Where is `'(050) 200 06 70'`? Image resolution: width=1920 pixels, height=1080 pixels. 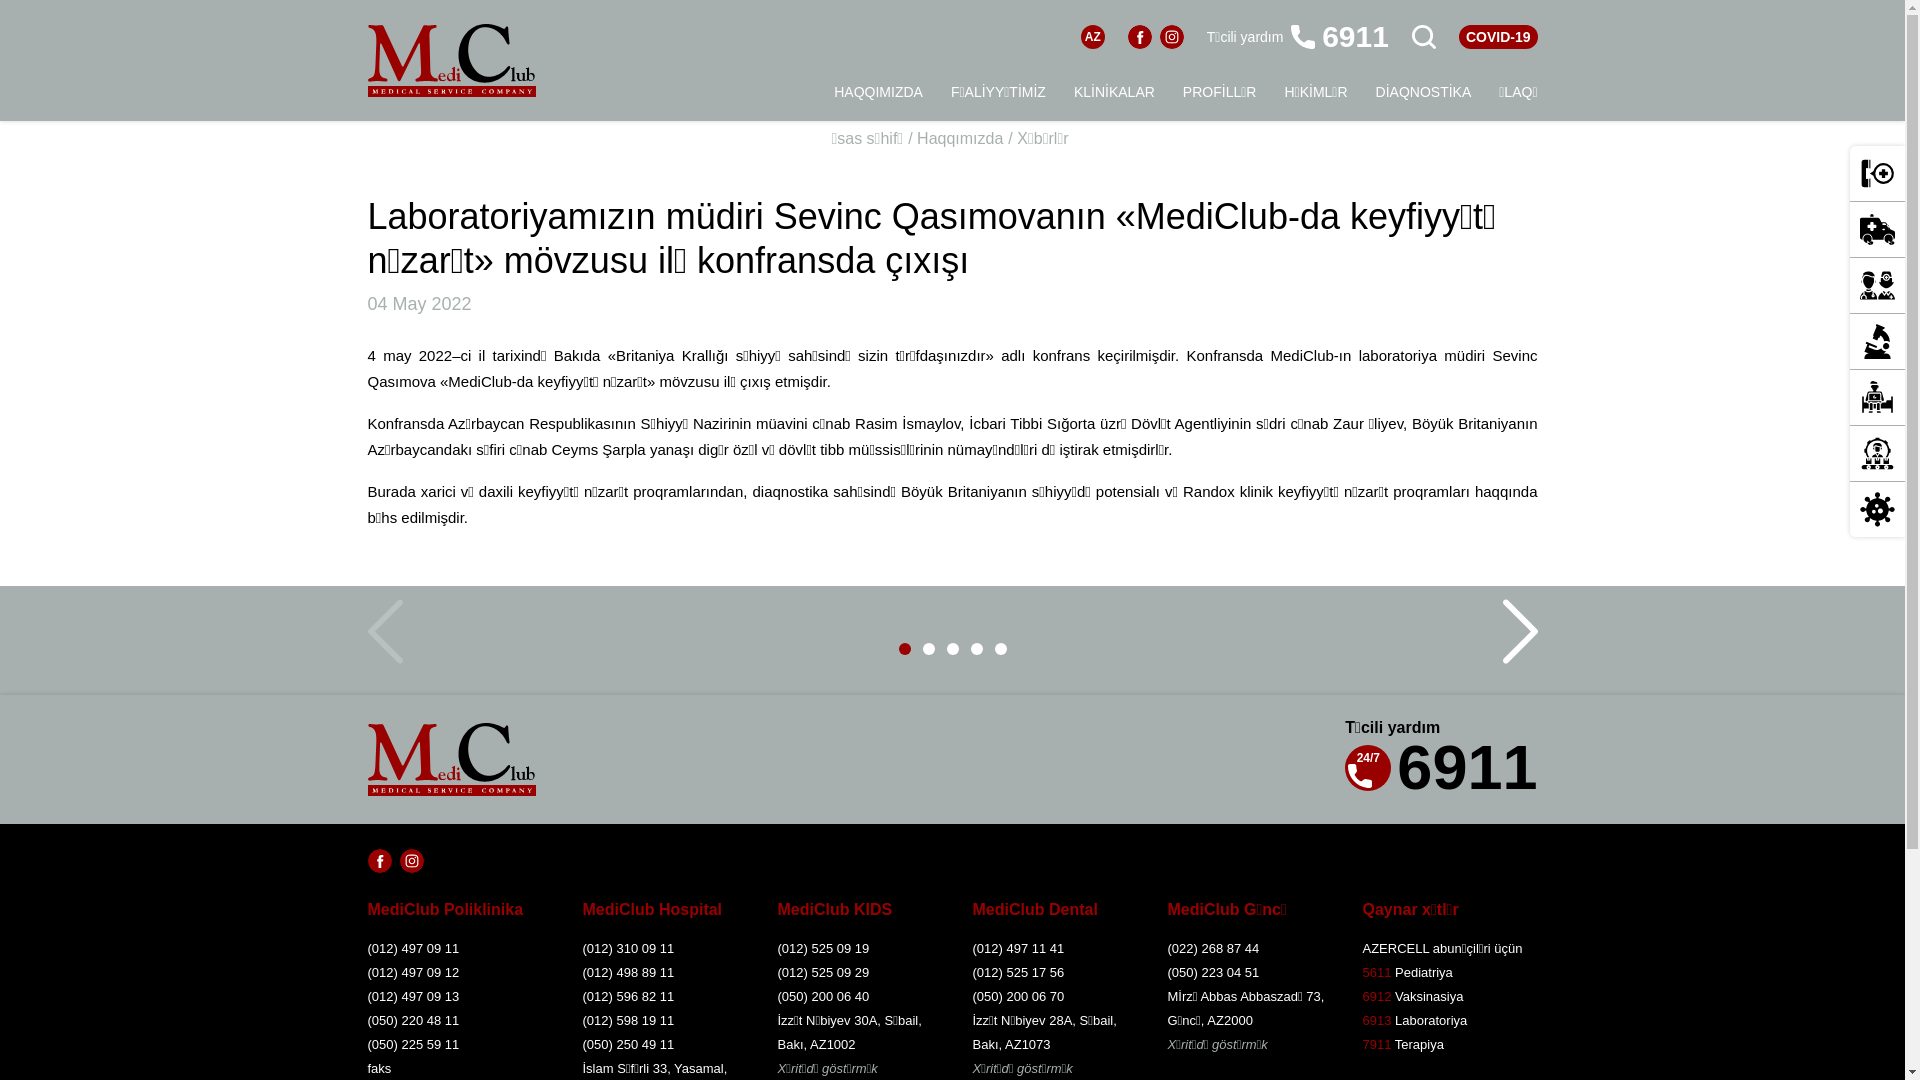
'(050) 200 06 70' is located at coordinates (1050, 996).